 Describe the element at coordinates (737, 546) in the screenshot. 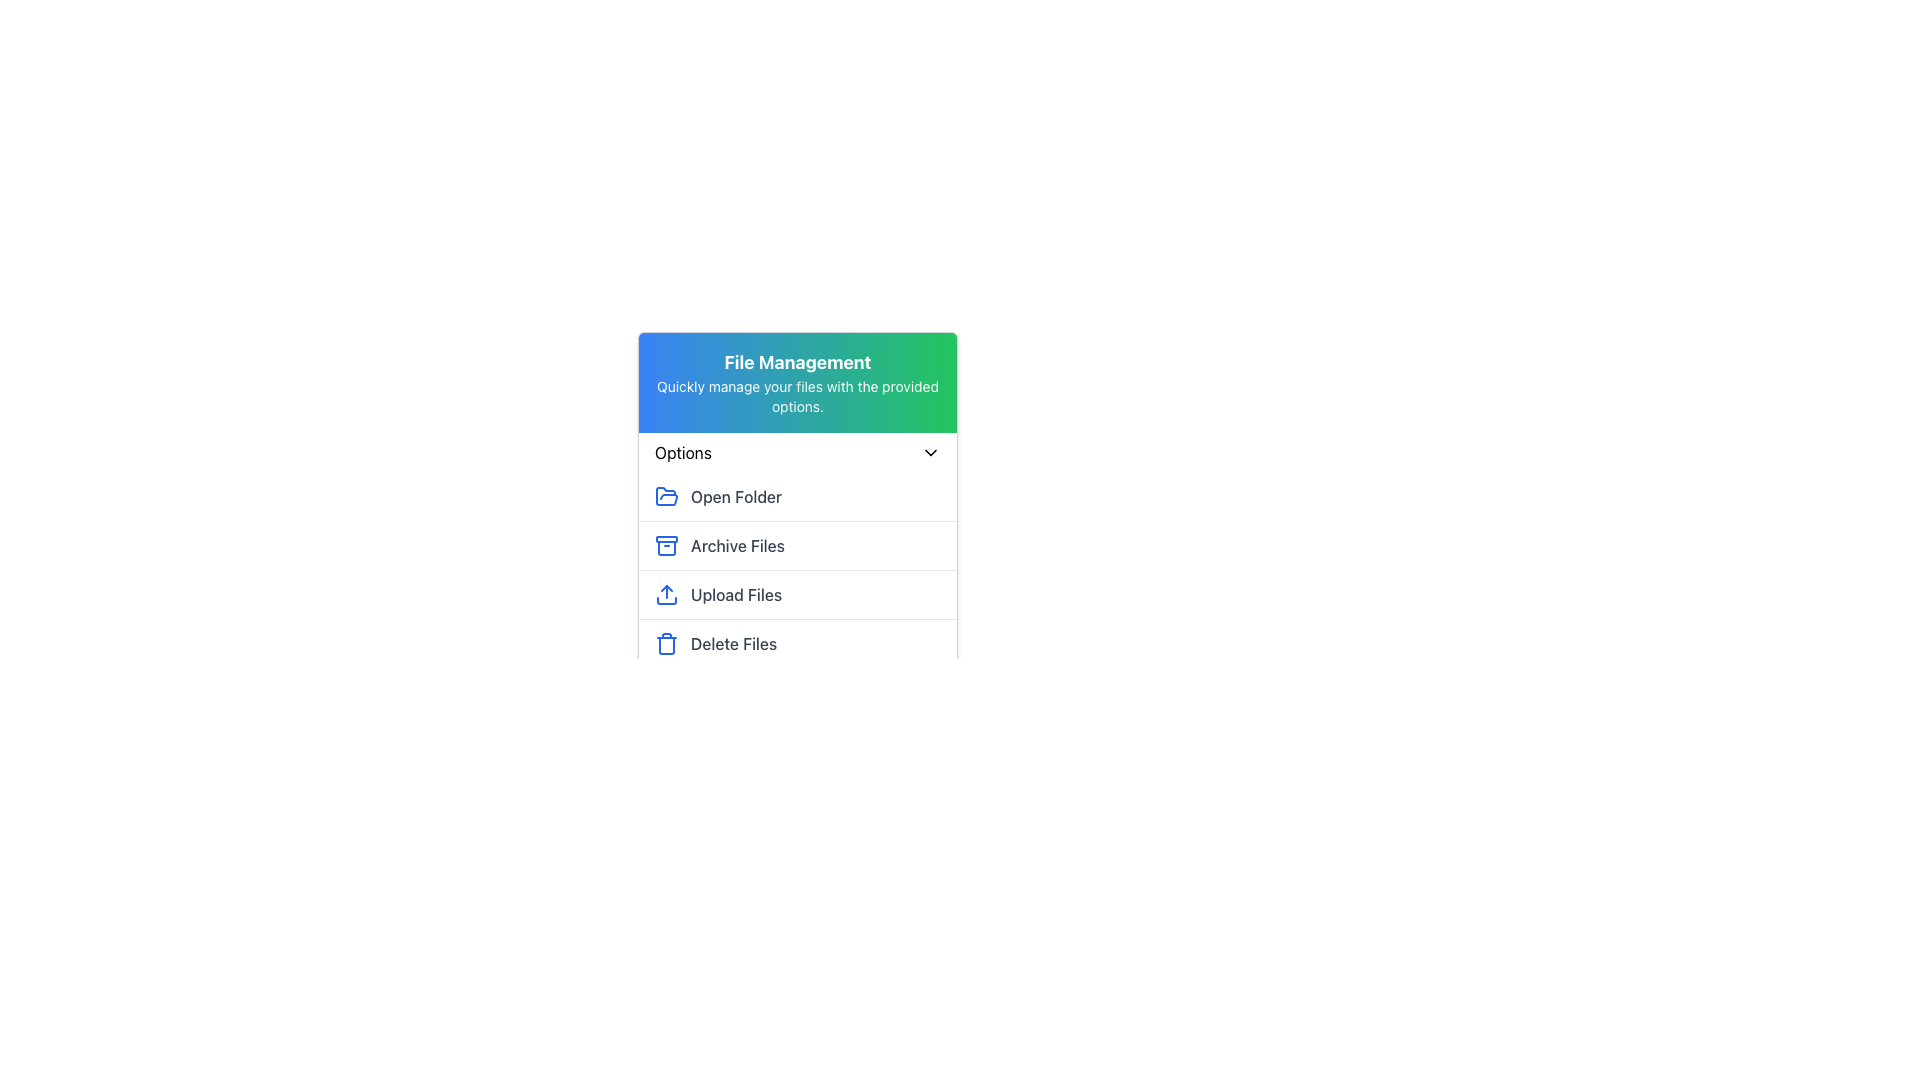

I see `text label indicating the function of archiving files, which is positioned to the right of a storage box icon in the Options menu` at that location.